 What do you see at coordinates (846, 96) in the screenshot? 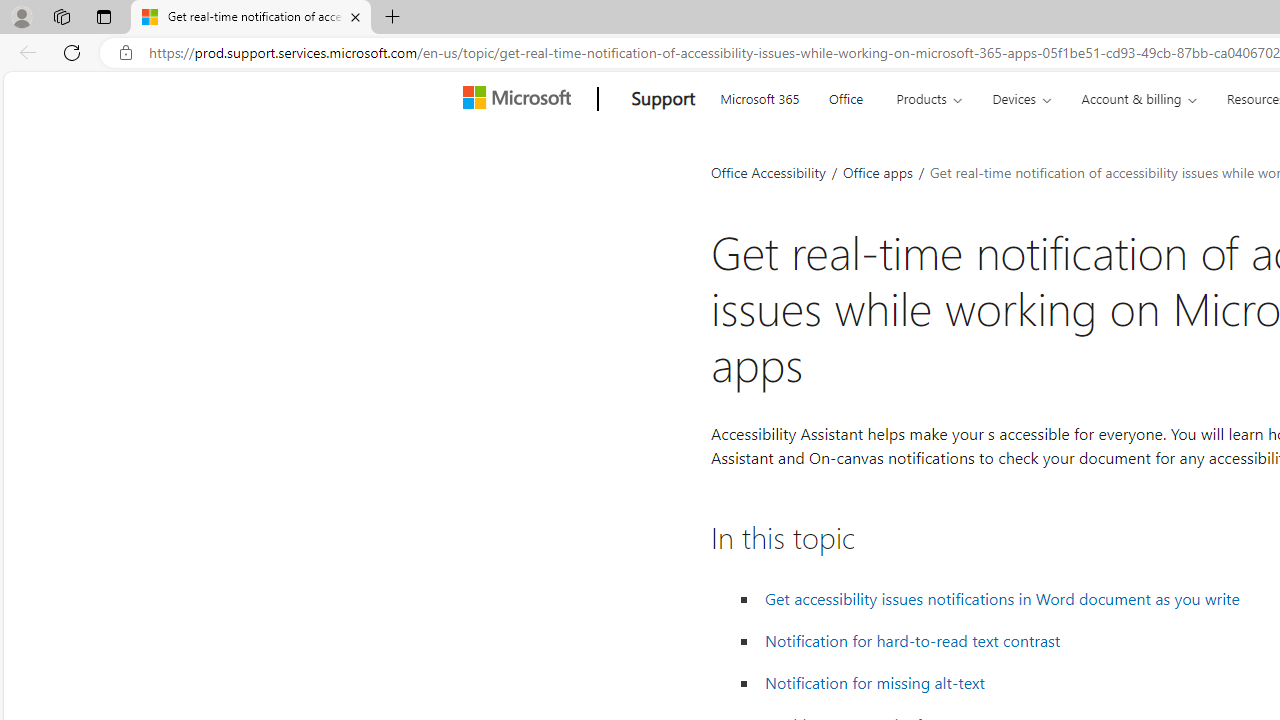
I see `'Office'` at bounding box center [846, 96].